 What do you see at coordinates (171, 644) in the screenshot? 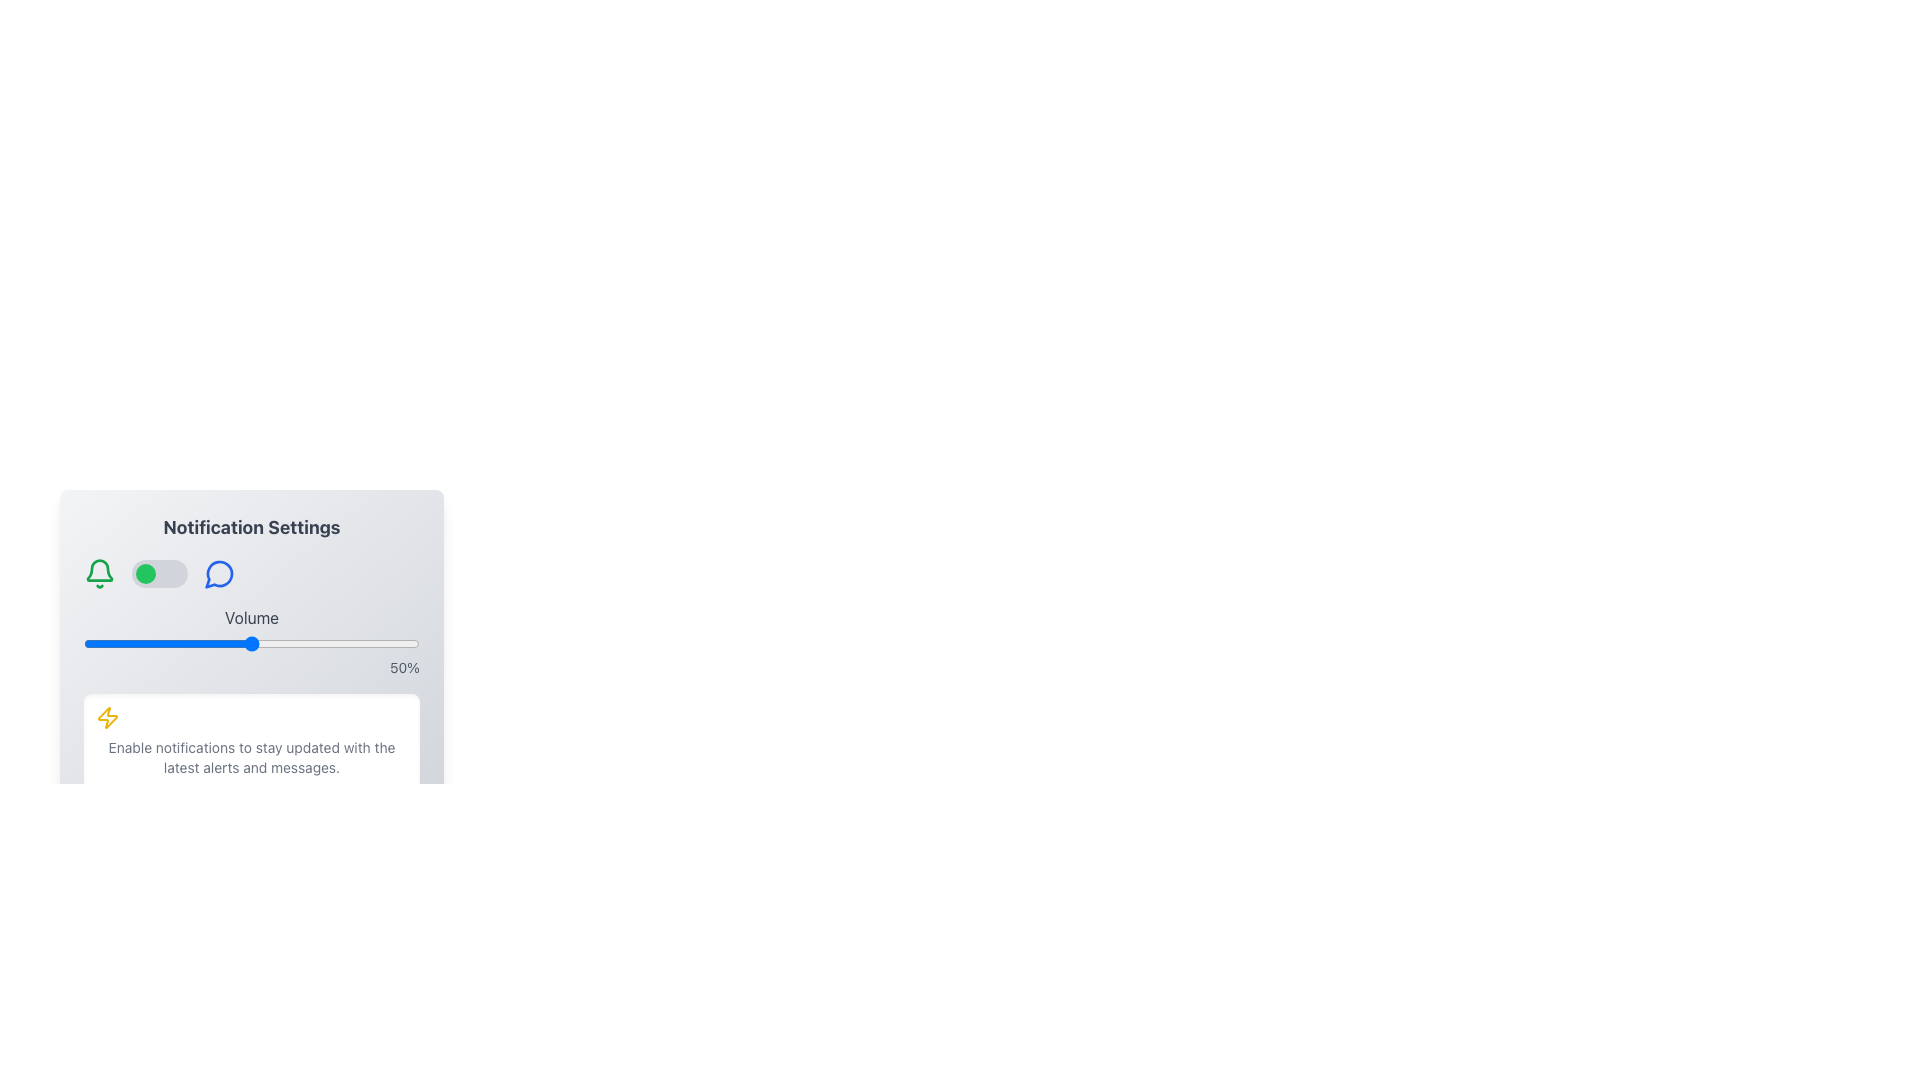
I see `the volume` at bounding box center [171, 644].